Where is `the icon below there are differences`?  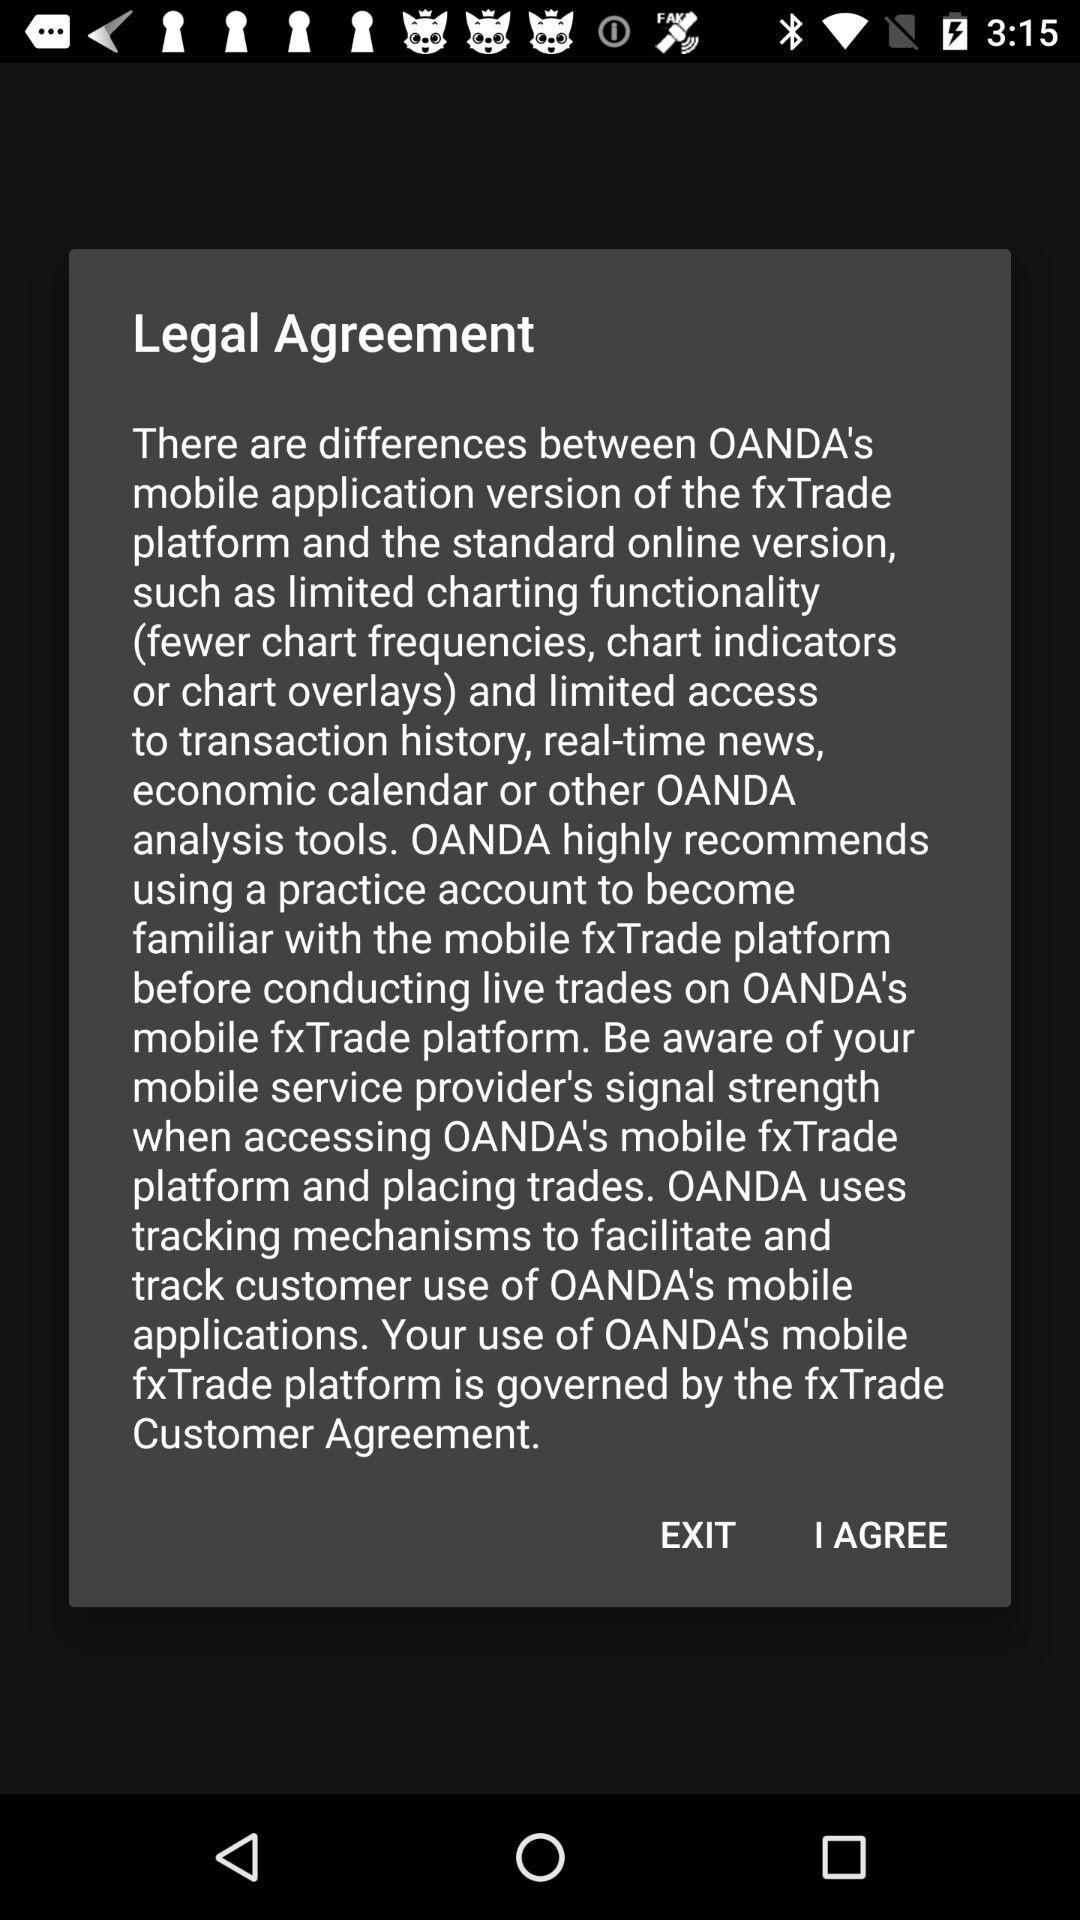
the icon below there are differences is located at coordinates (697, 1532).